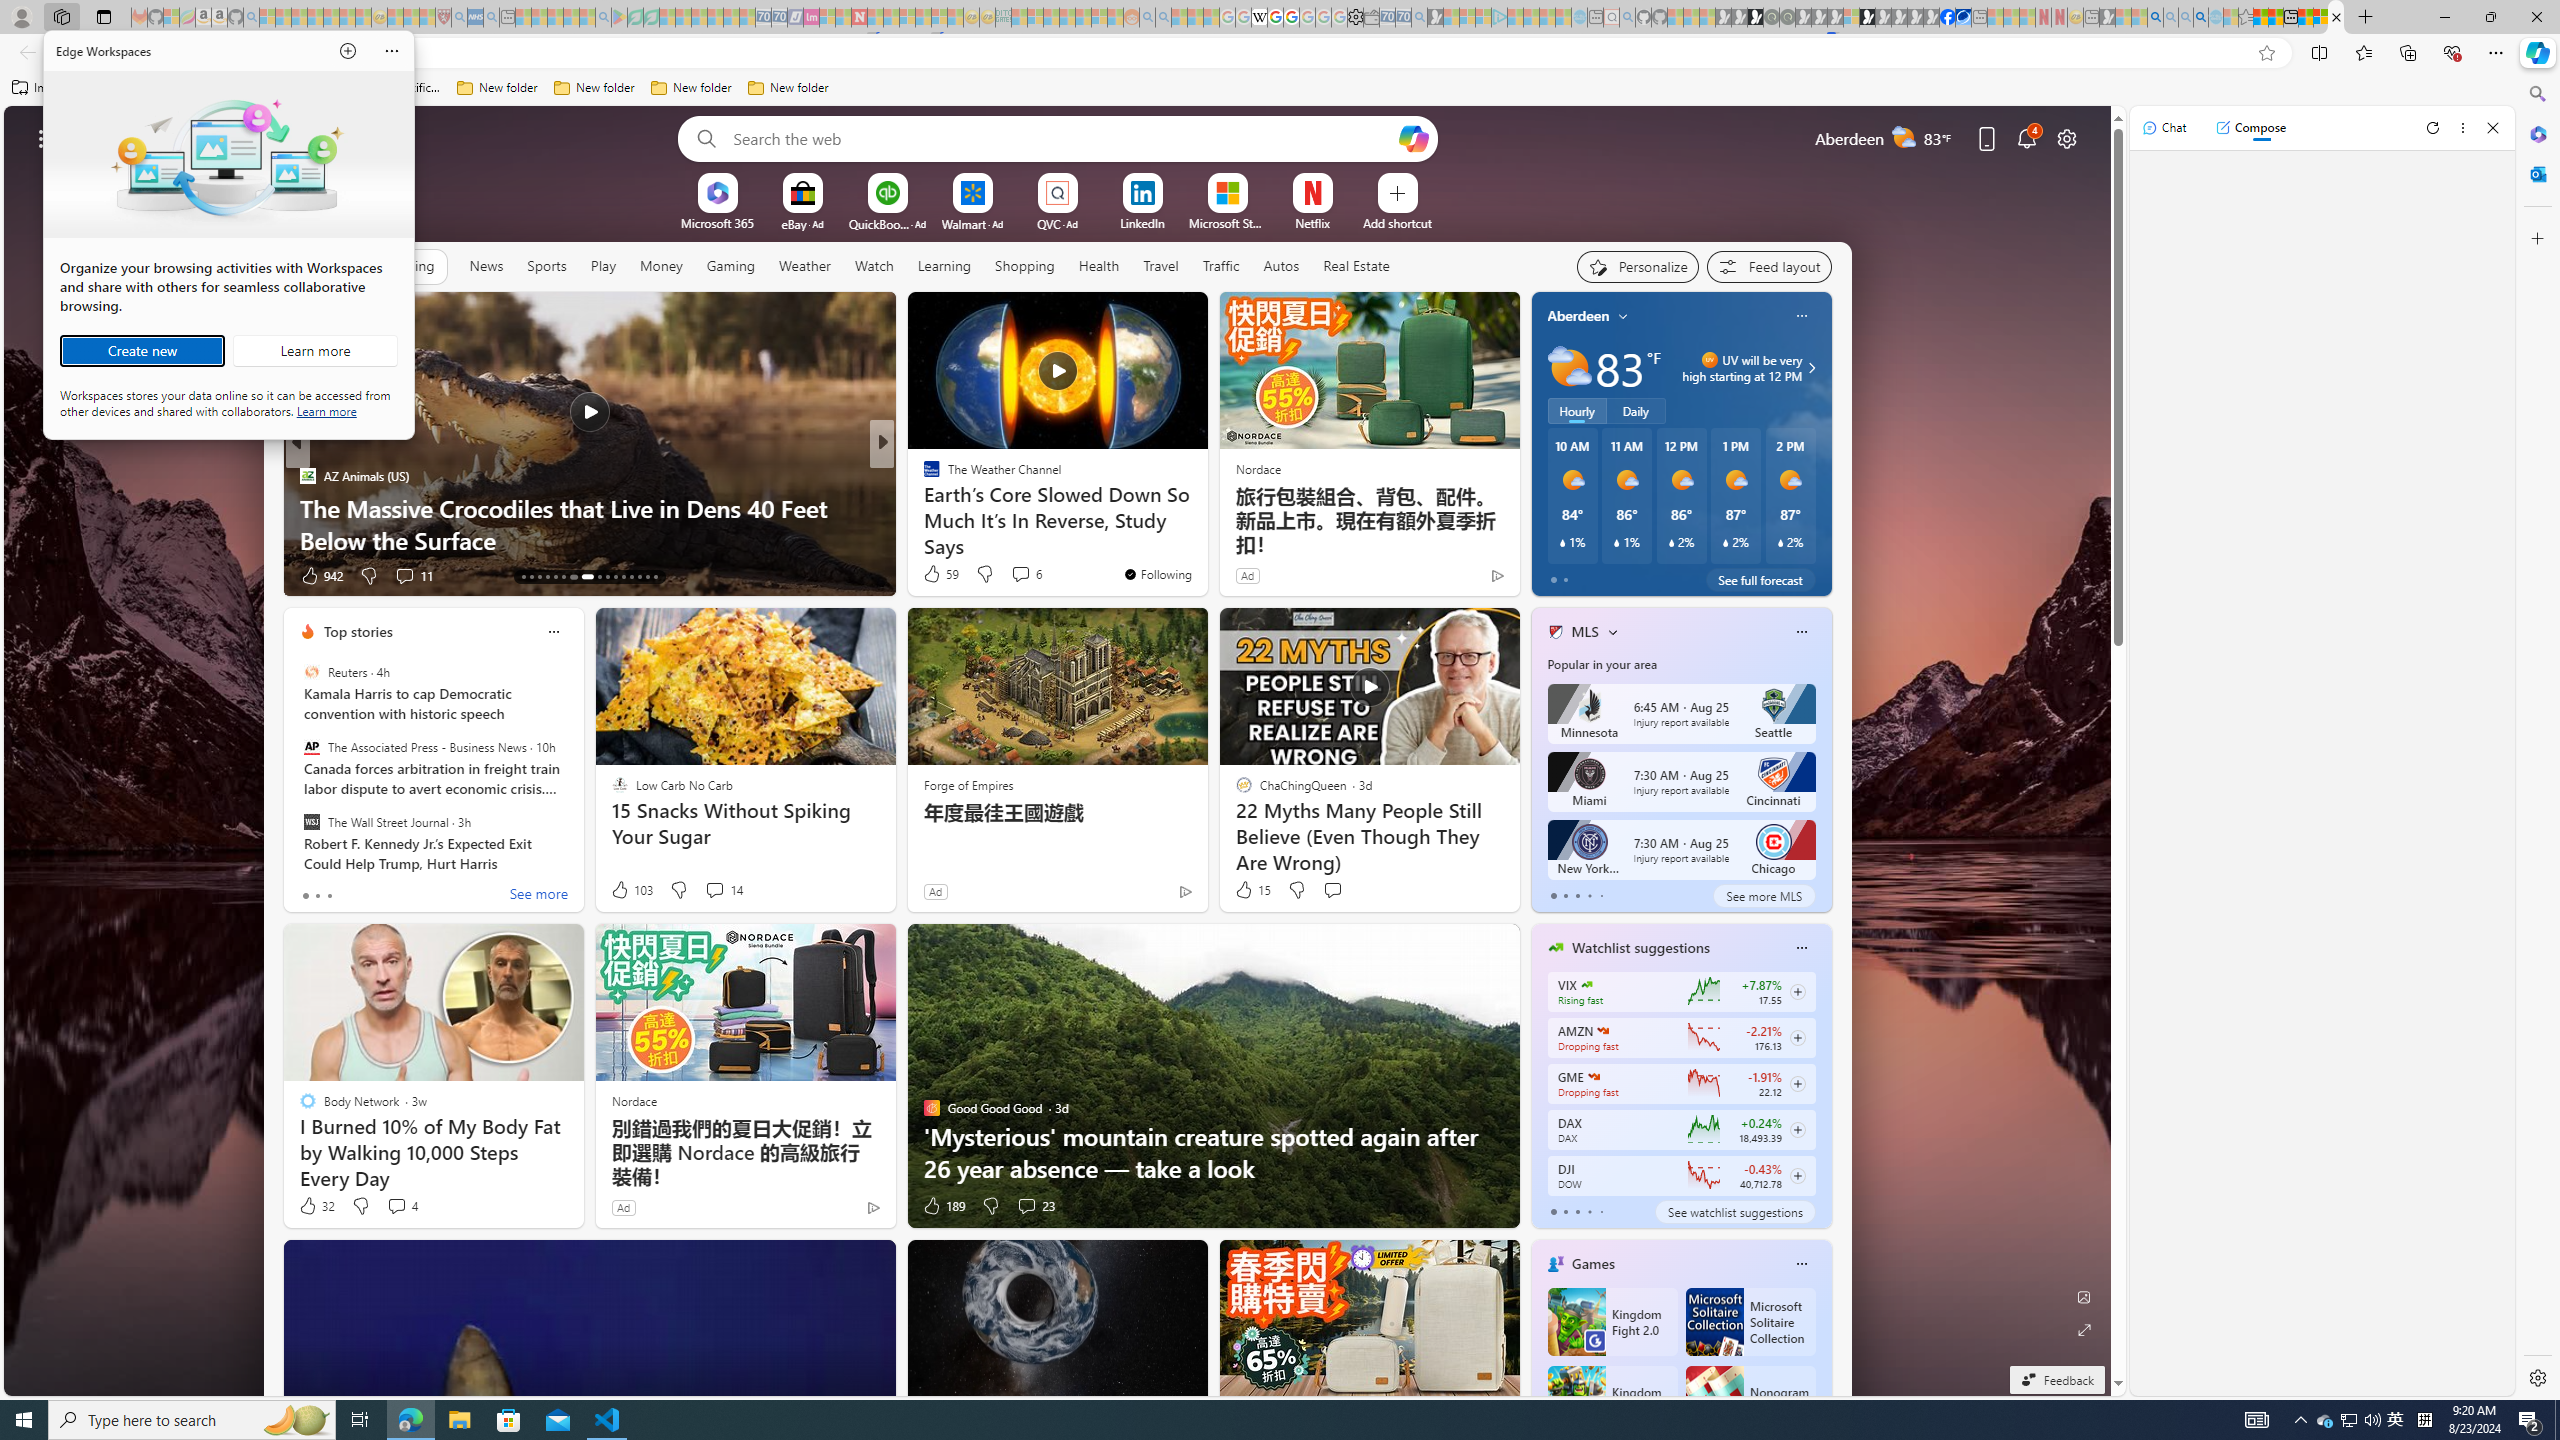  What do you see at coordinates (857, 16) in the screenshot?
I see `'Latest Politics News & Archive | Newsweek.com - Sleeping'` at bounding box center [857, 16].